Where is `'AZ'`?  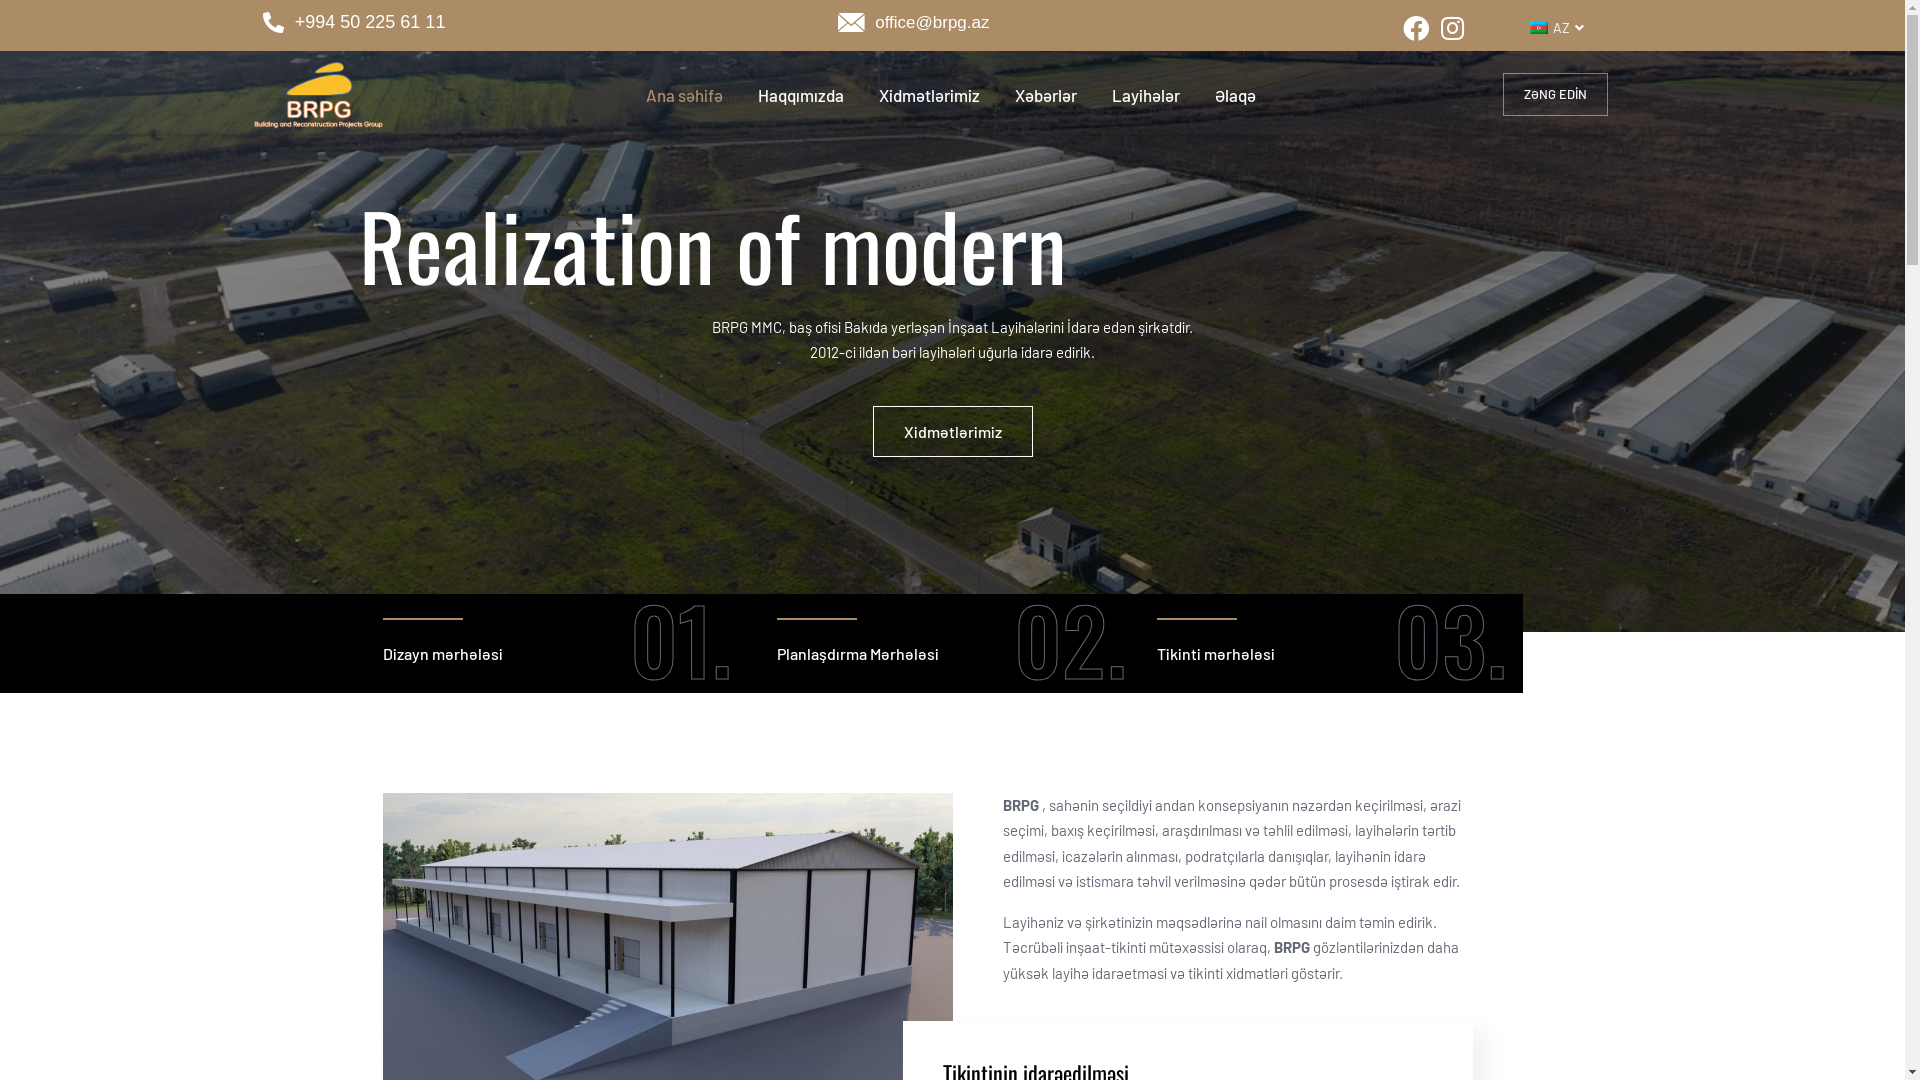
'AZ' is located at coordinates (1510, 27).